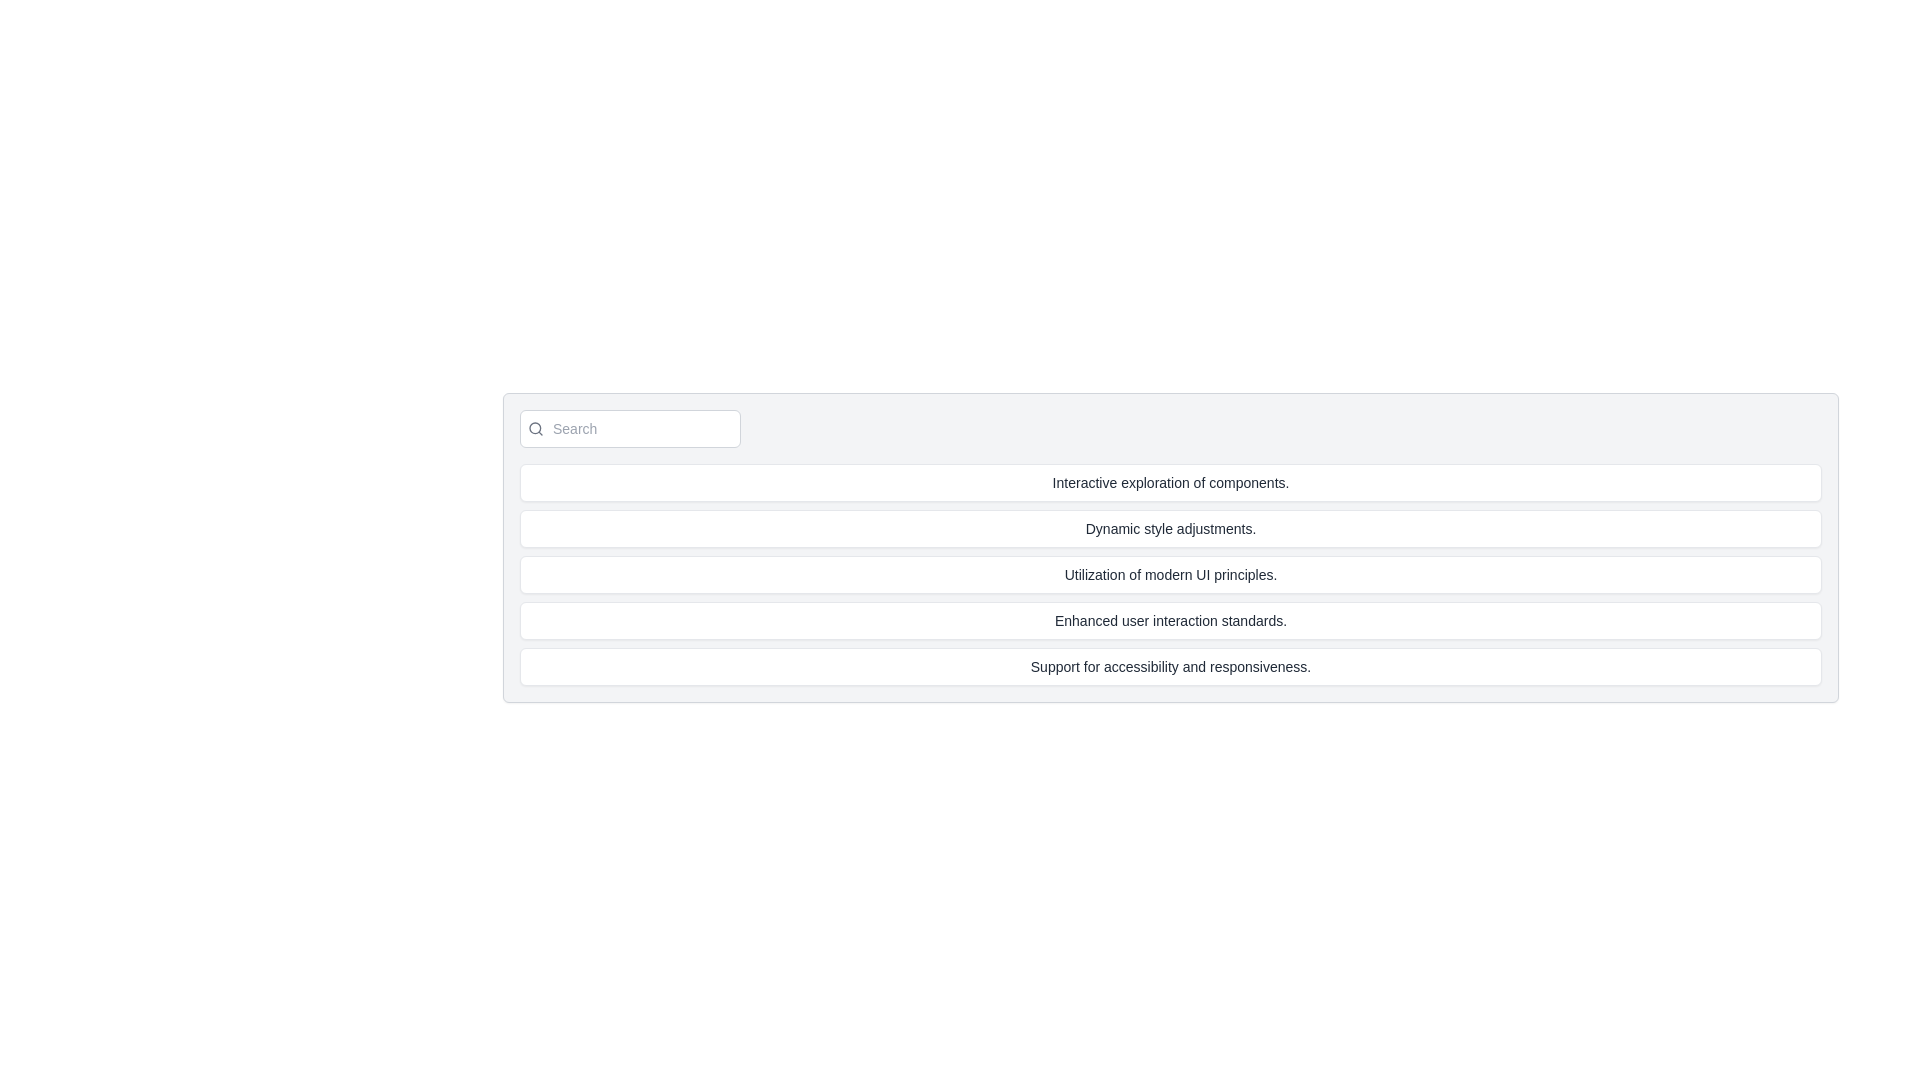 The height and width of the screenshot is (1080, 1920). I want to click on the graphical embellishment or non-interactive placeholder that is part of the sentence 'Enhanced user interaction standards.' located near the word 'standards' in the fourth list item, so click(1118, 620).